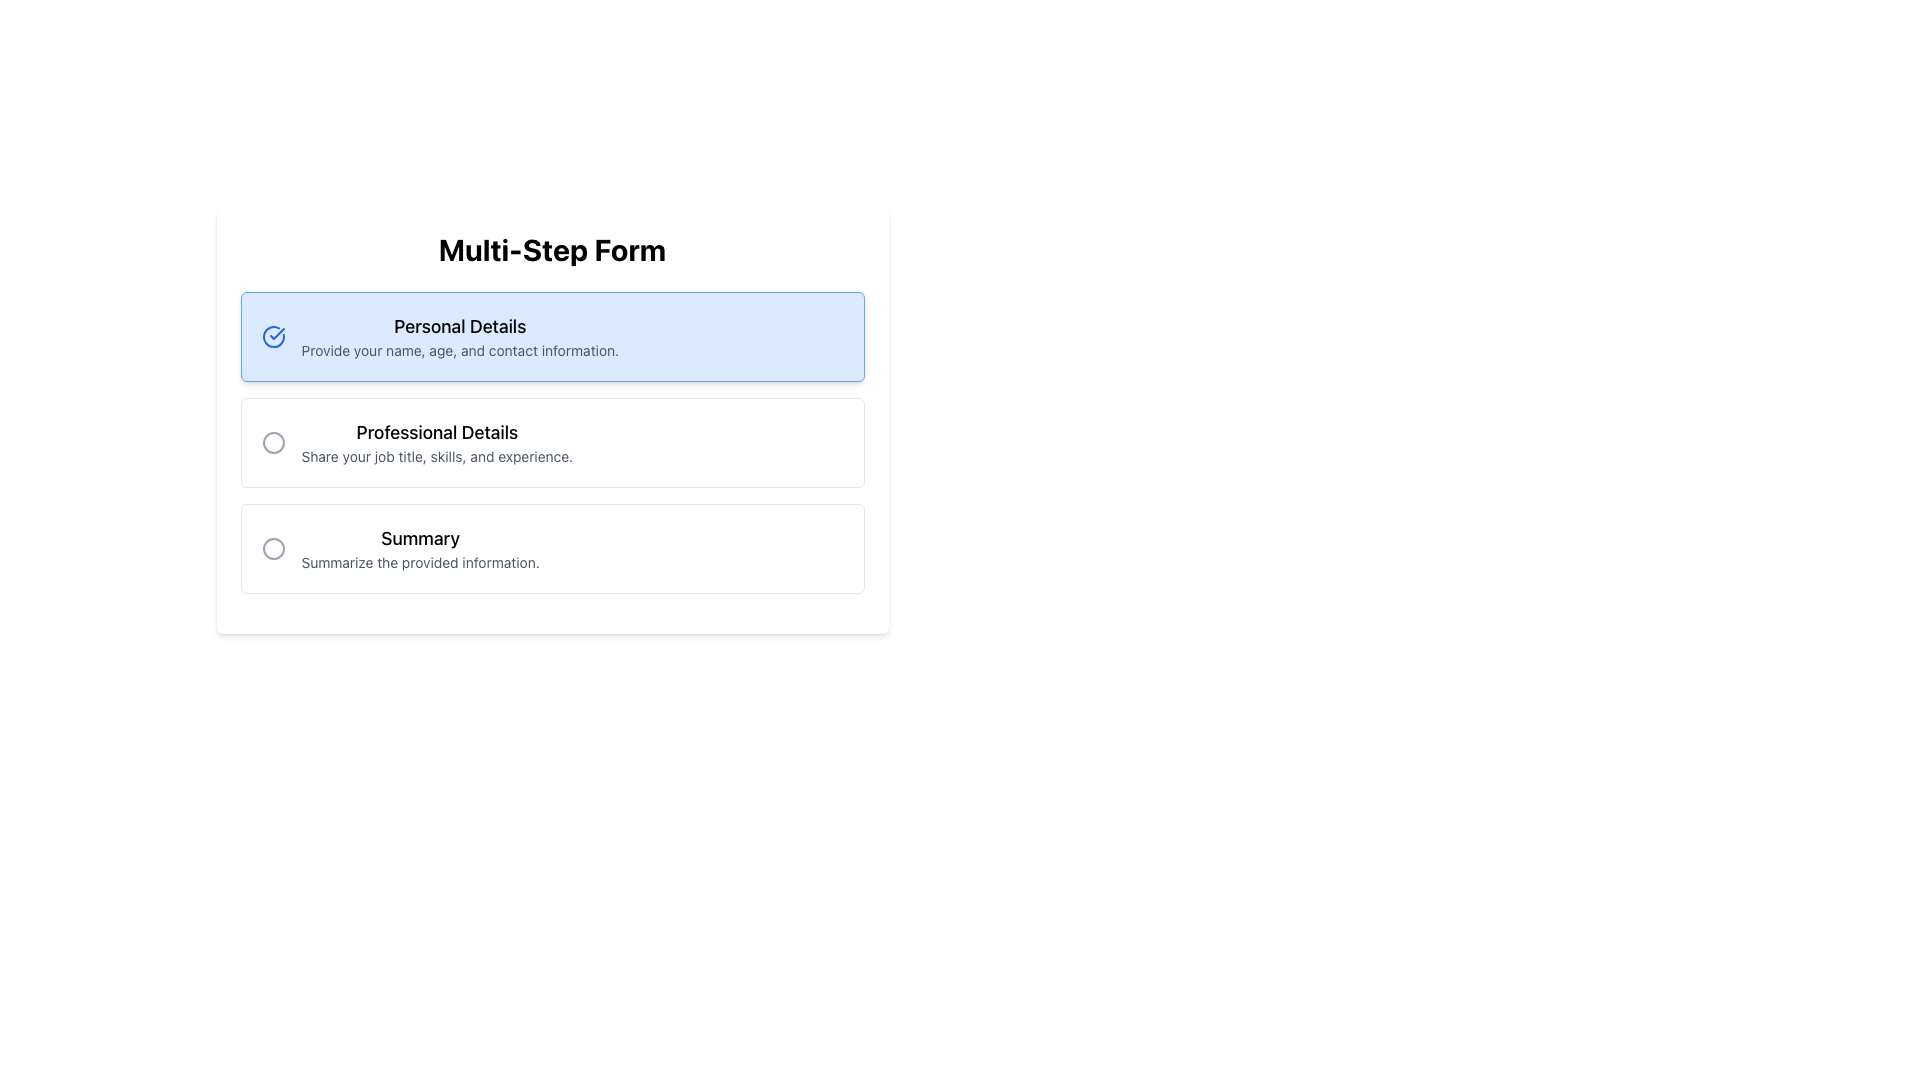  I want to click on the icon indicating that the 'Personal Details' section is selected or active, so click(272, 335).